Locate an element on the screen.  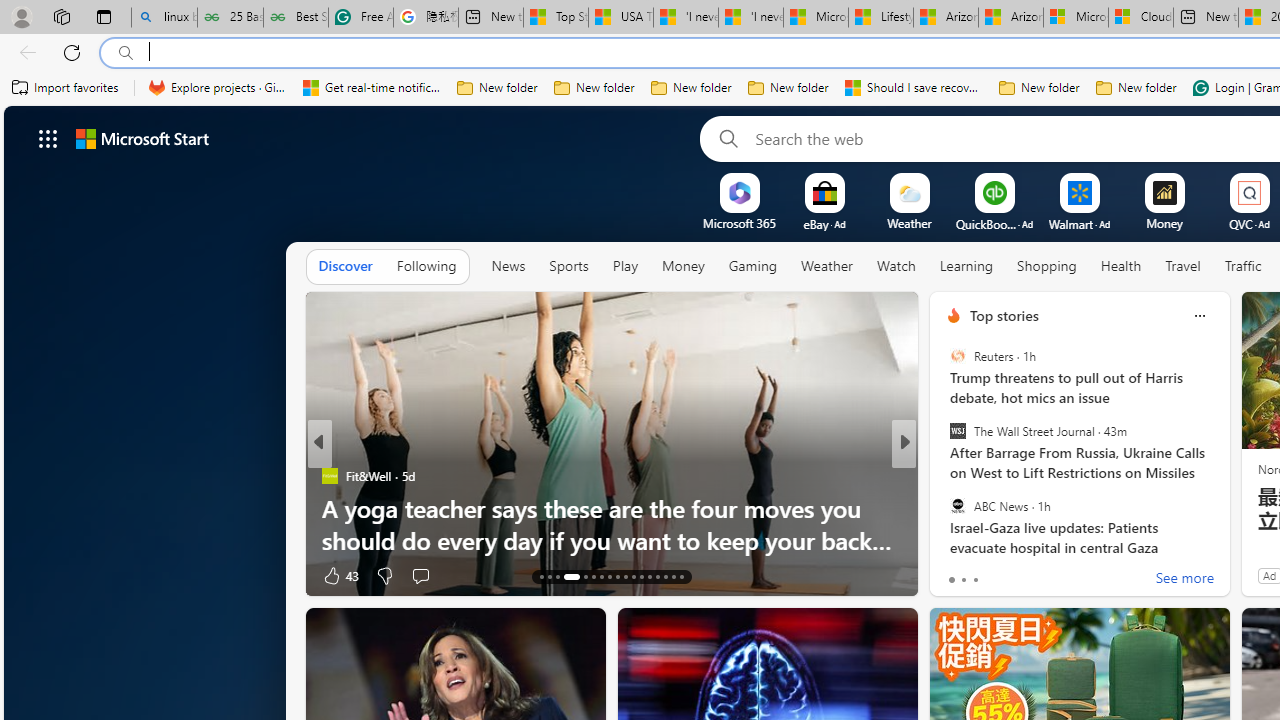
'BGR' is located at coordinates (944, 475).